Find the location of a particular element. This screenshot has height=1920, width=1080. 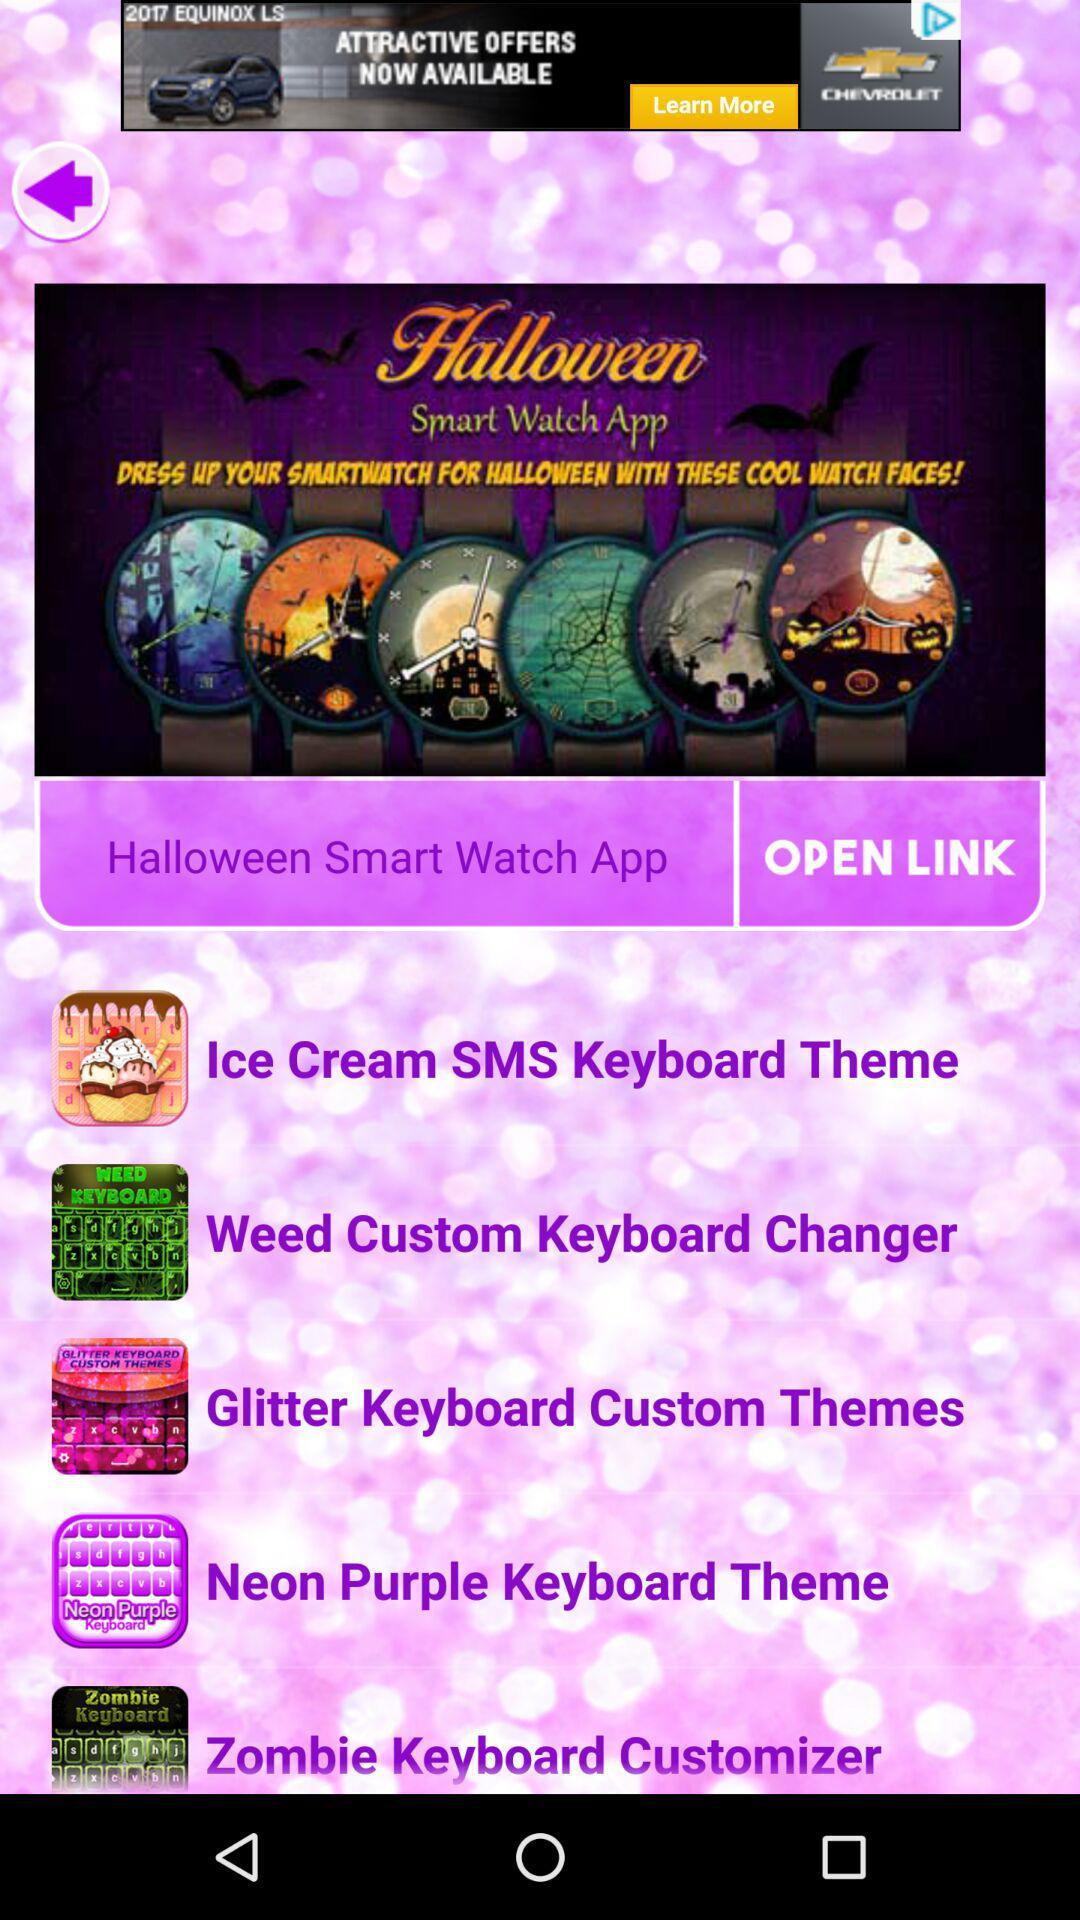

give advertisement information is located at coordinates (540, 65).